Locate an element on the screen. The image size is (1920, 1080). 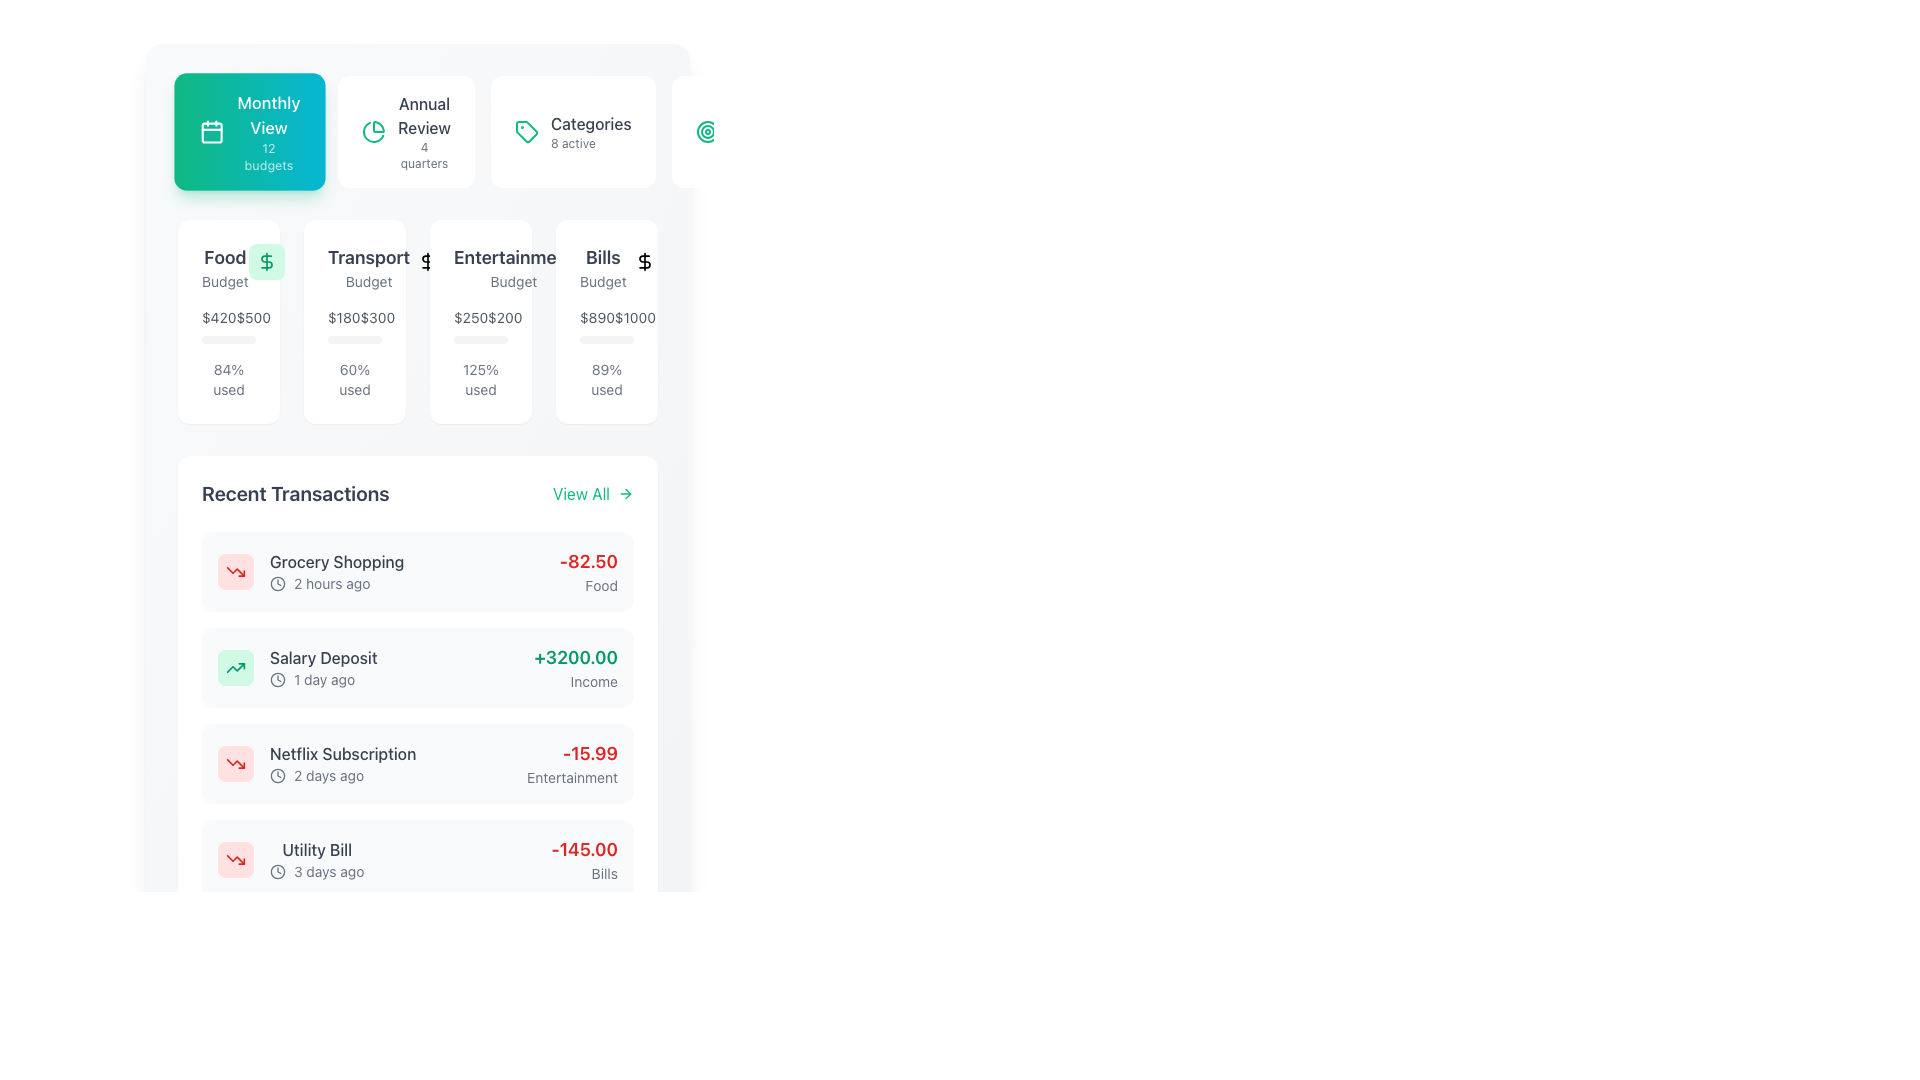
the text label displaying 'Budget', which is styled in a small gray font and located below the 'Bills' title within the financial categories section is located at coordinates (602, 281).